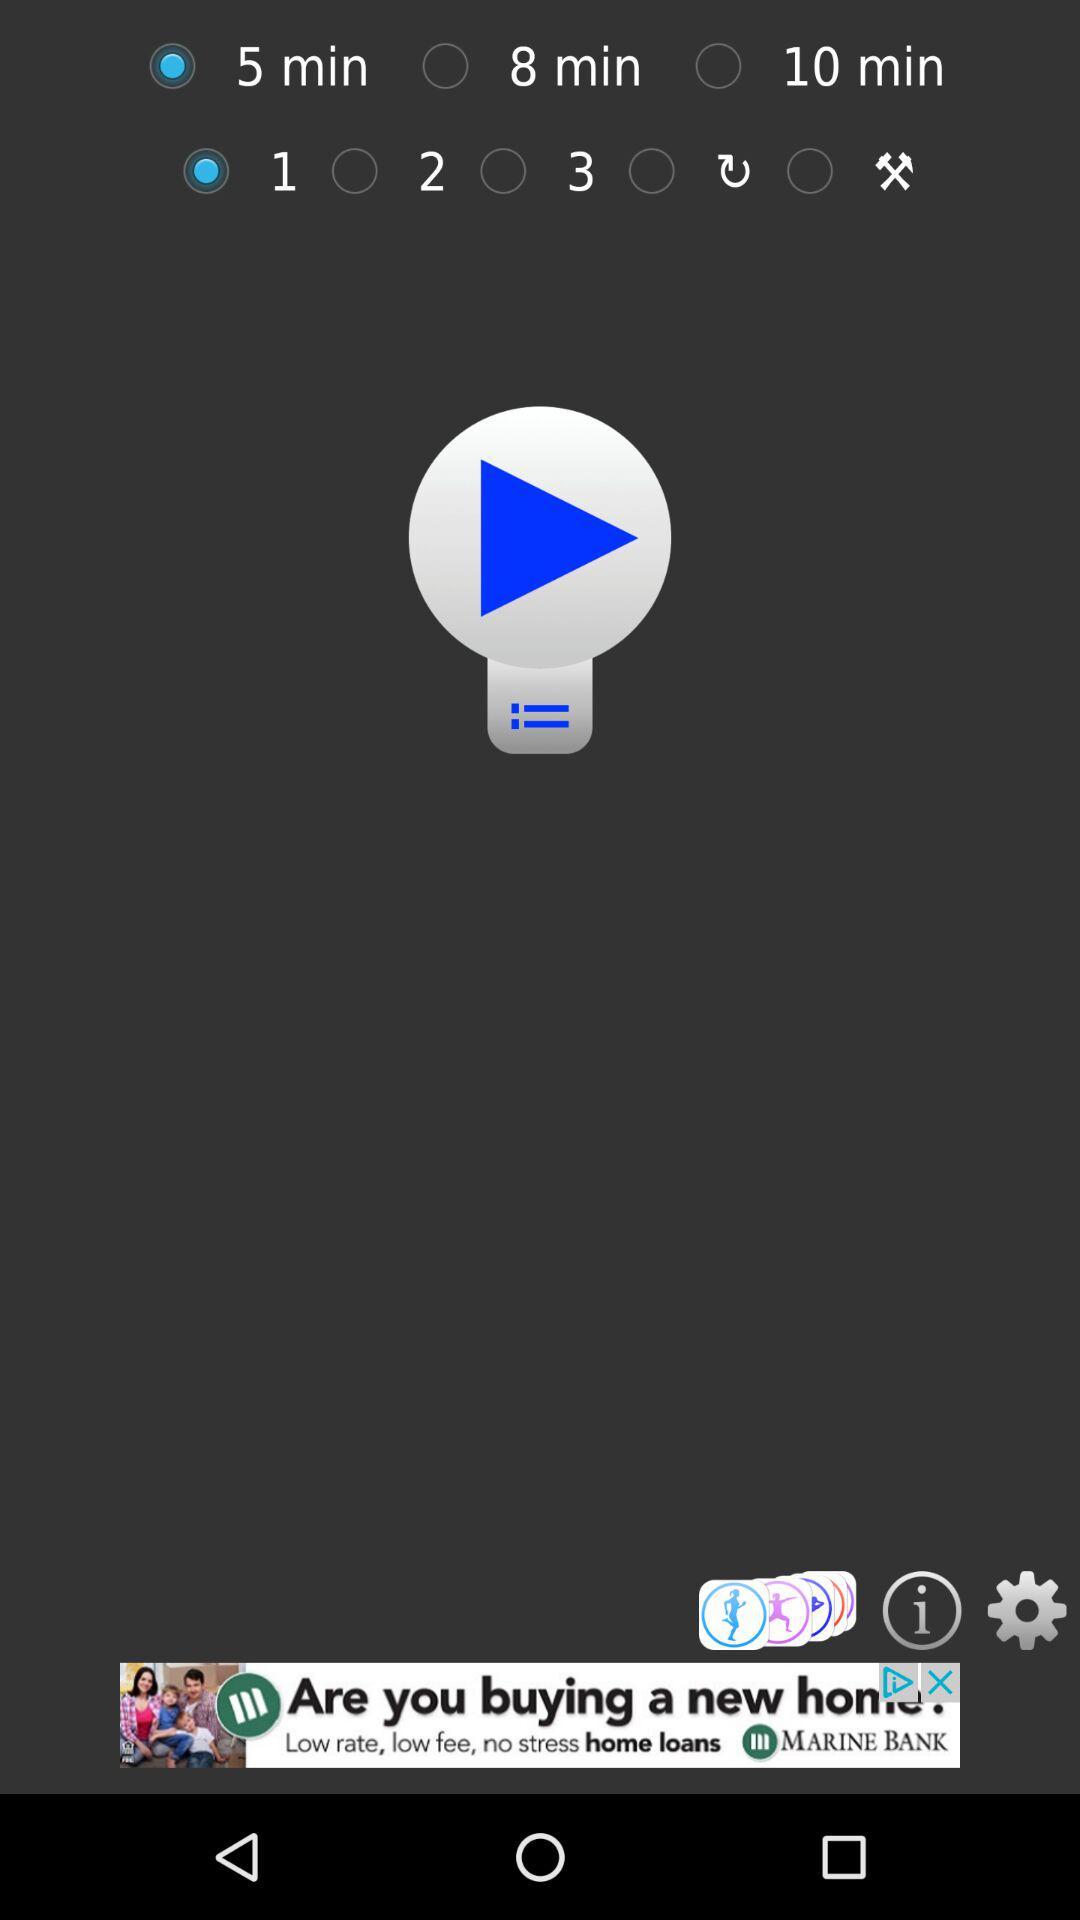 Image resolution: width=1080 pixels, height=1920 pixels. Describe the element at coordinates (729, 66) in the screenshot. I see `option` at that location.